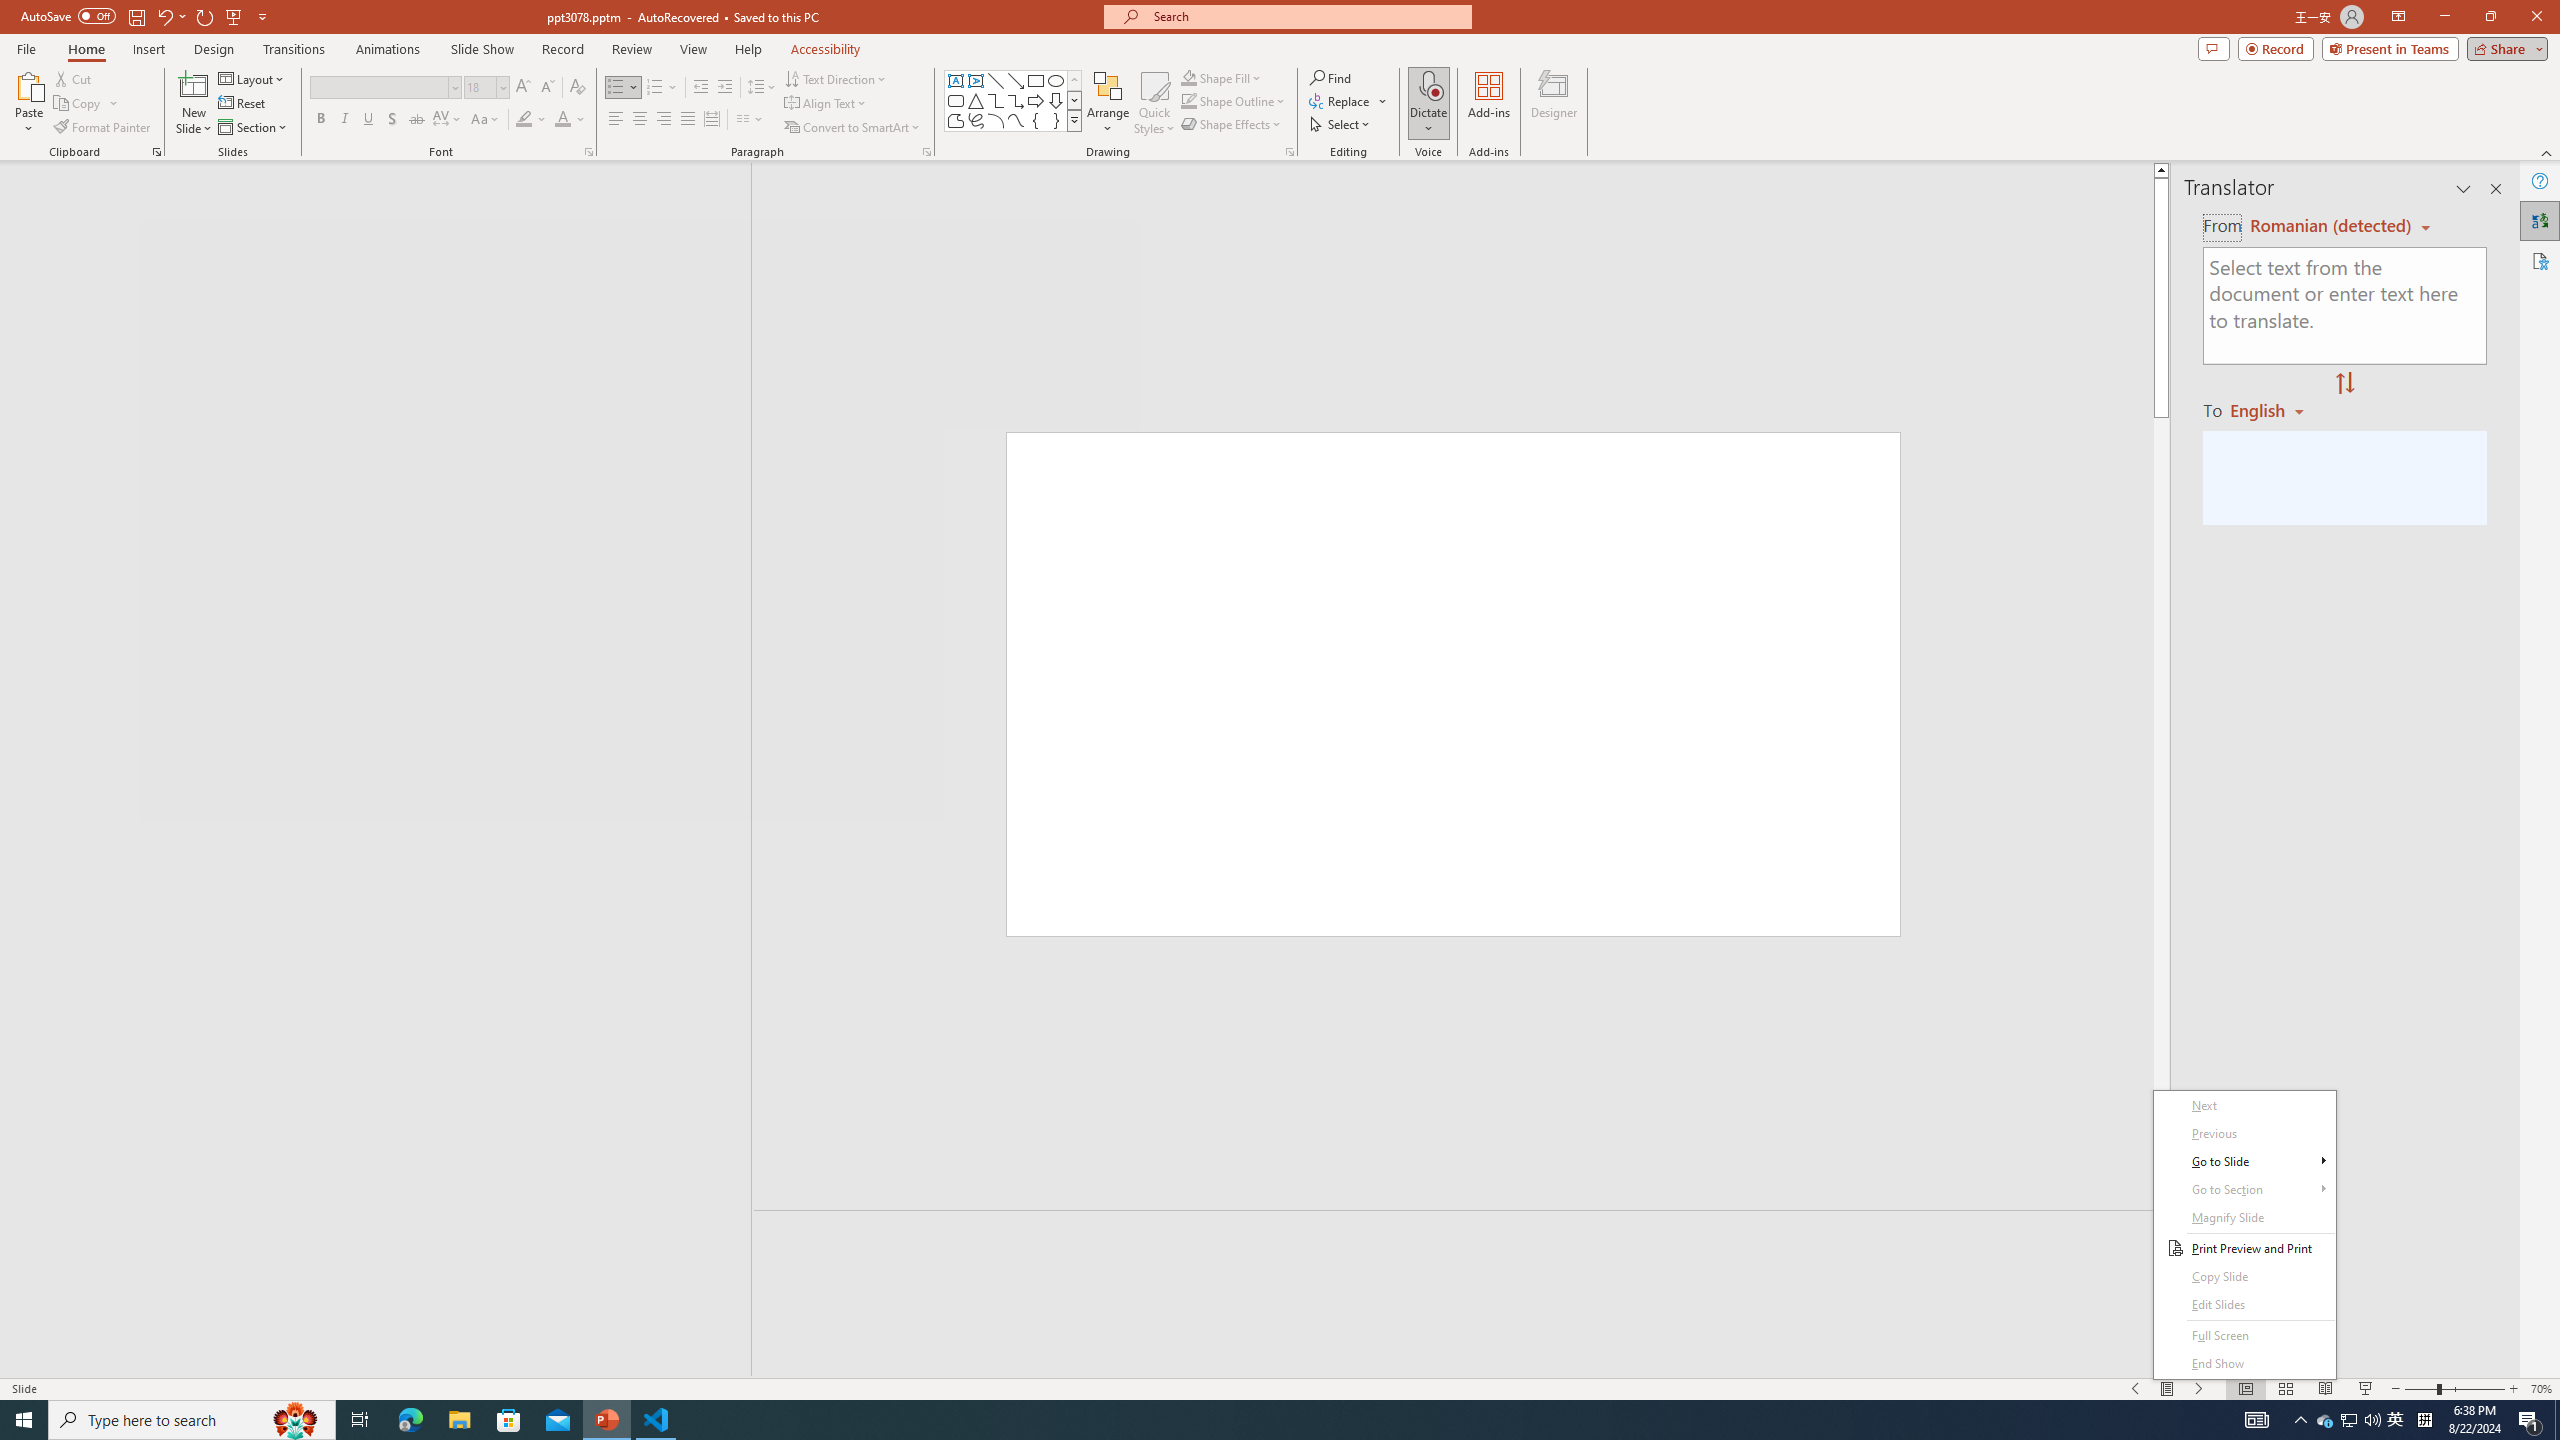  I want to click on 'Copy', so click(78, 103).